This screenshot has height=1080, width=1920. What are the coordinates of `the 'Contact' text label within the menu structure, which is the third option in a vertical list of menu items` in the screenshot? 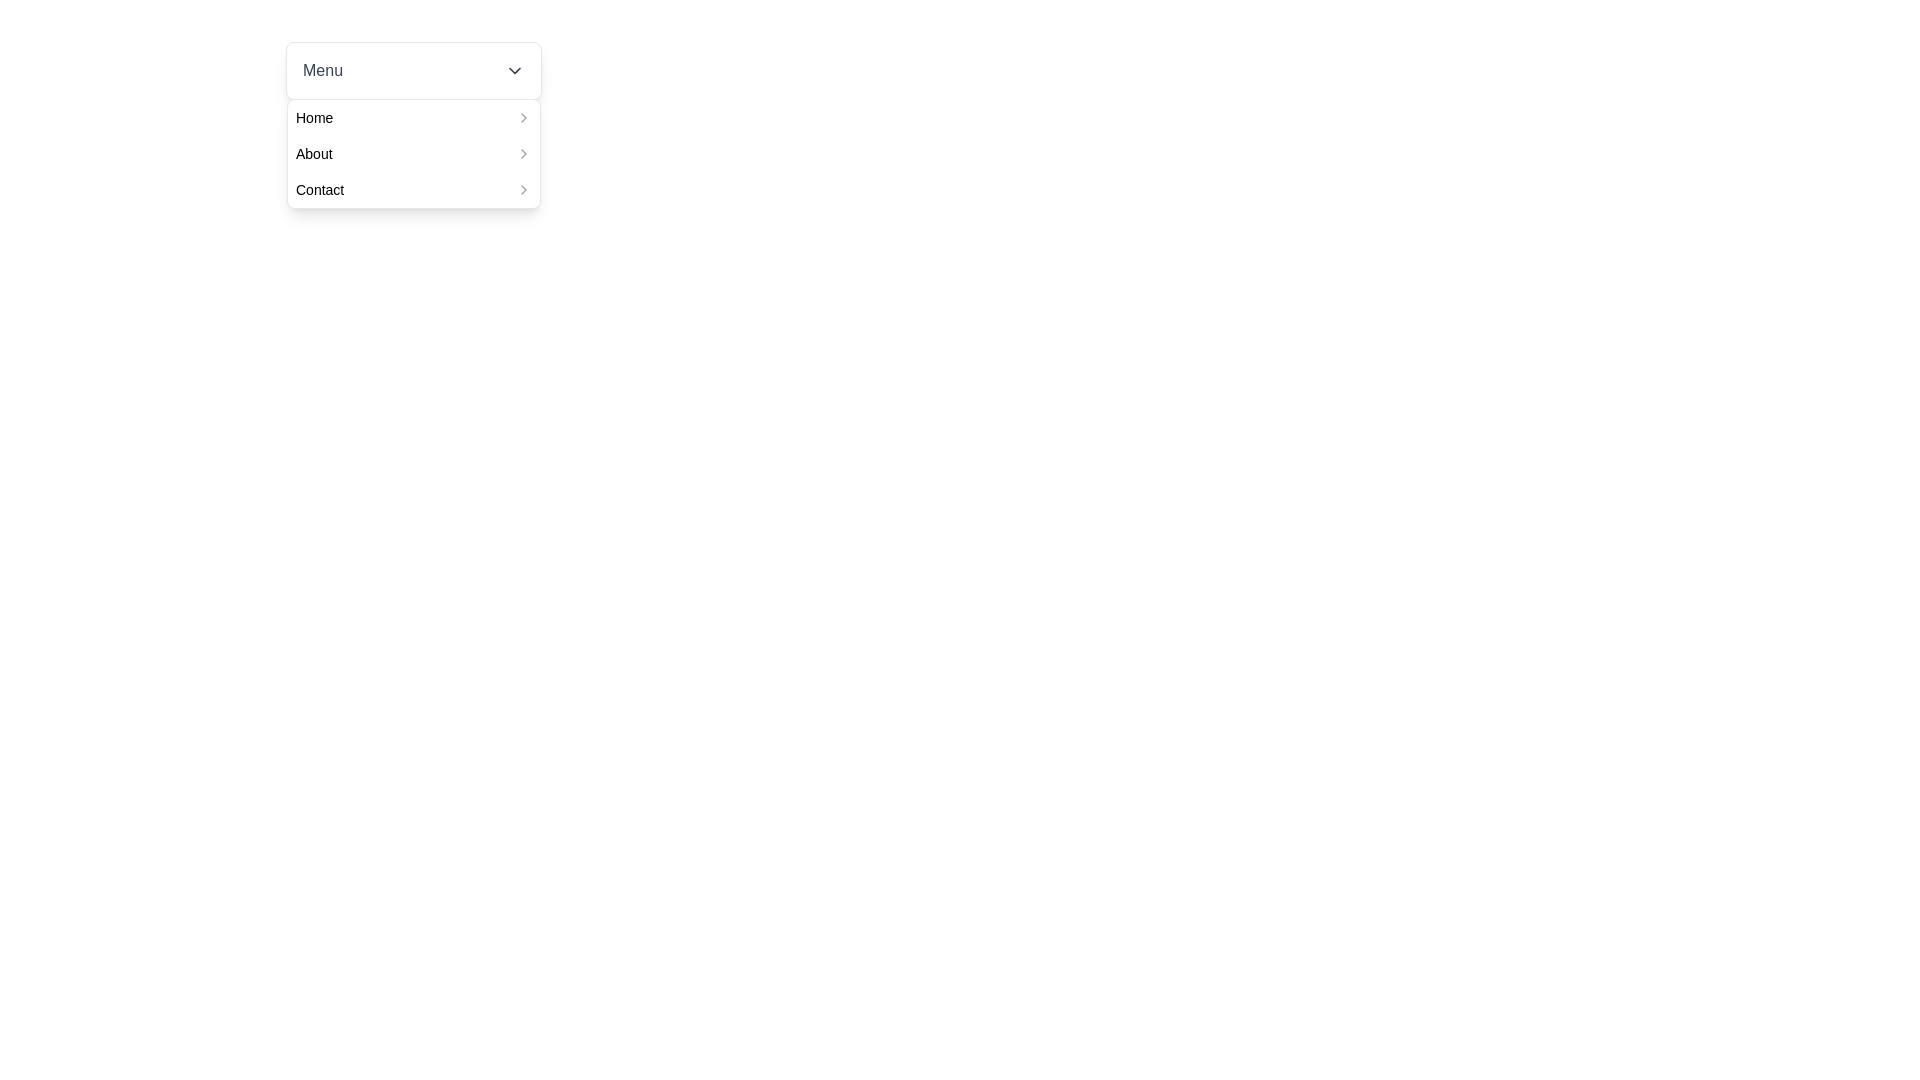 It's located at (320, 189).